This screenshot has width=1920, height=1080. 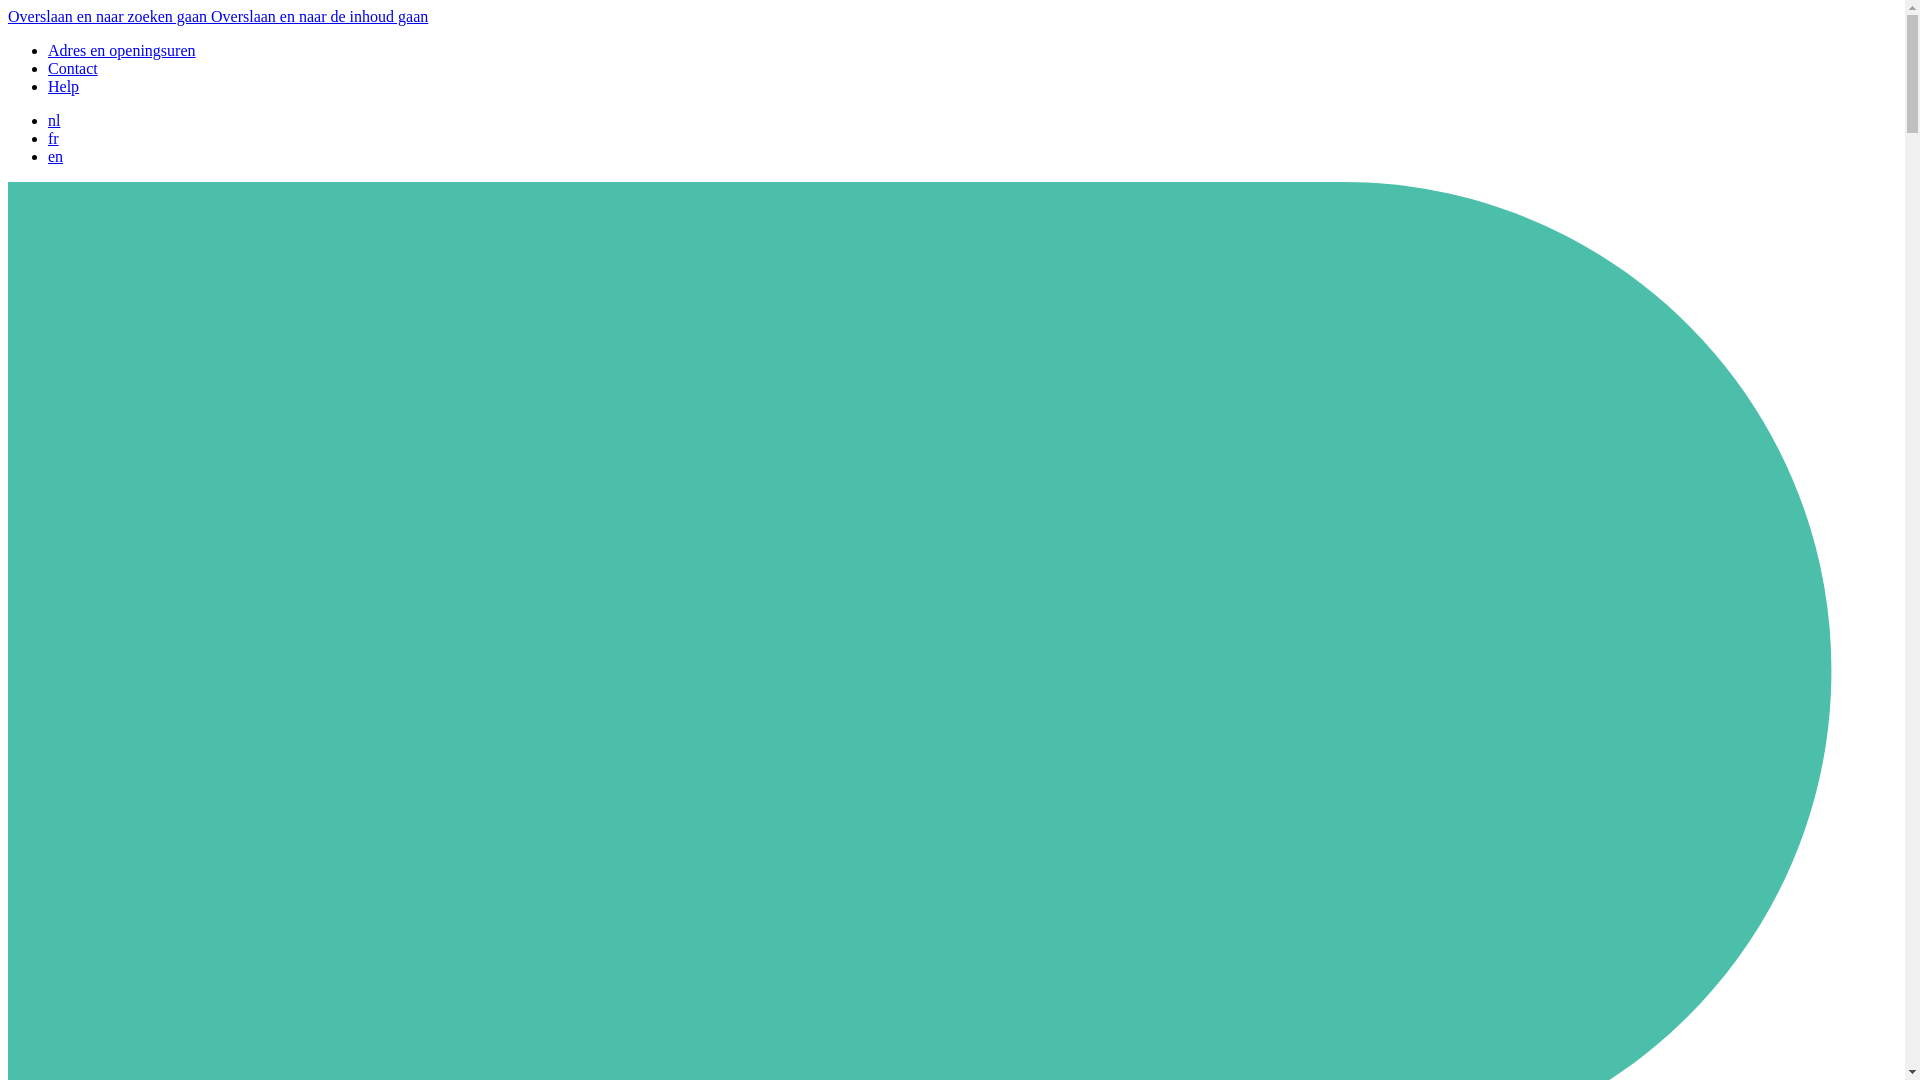 What do you see at coordinates (318, 16) in the screenshot?
I see `'Overslaan en naar de inhoud gaan'` at bounding box center [318, 16].